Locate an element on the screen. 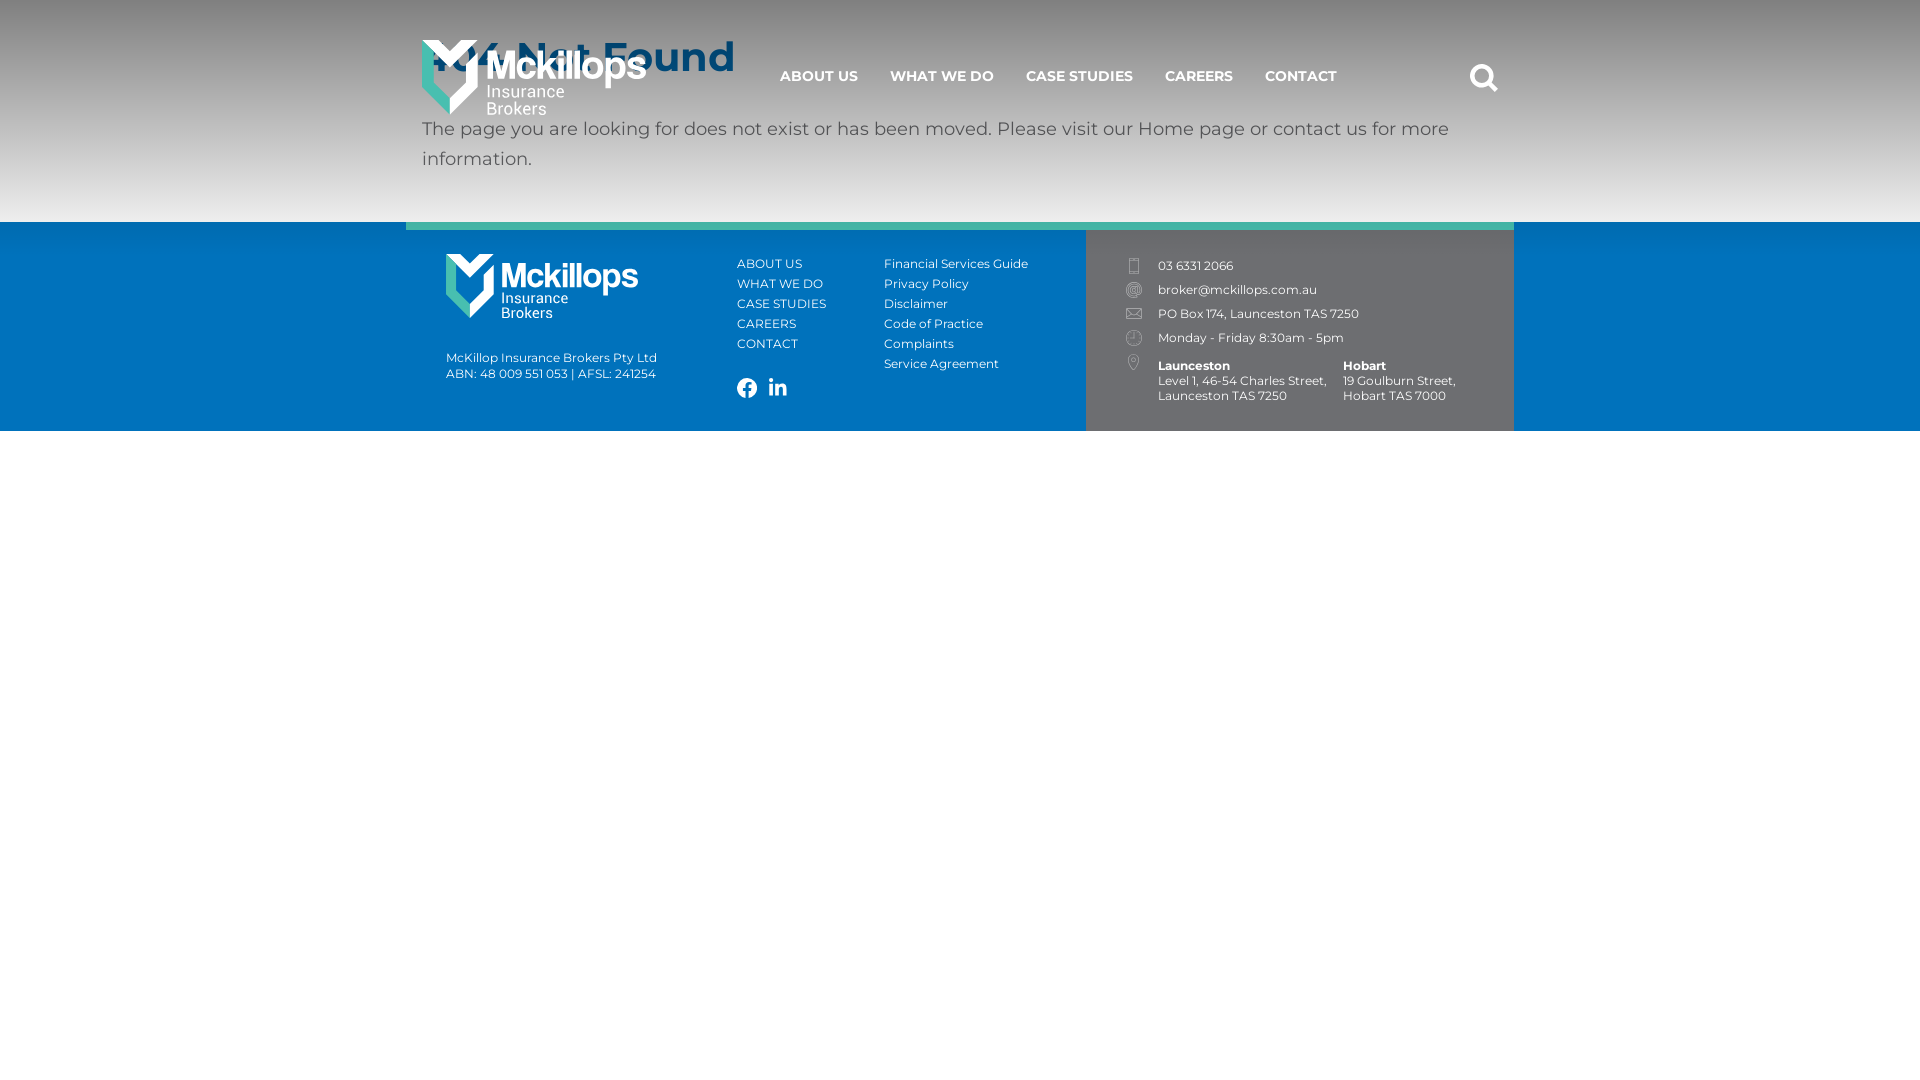 Image resolution: width=1920 pixels, height=1080 pixels. 'CAREERS' is located at coordinates (810, 323).